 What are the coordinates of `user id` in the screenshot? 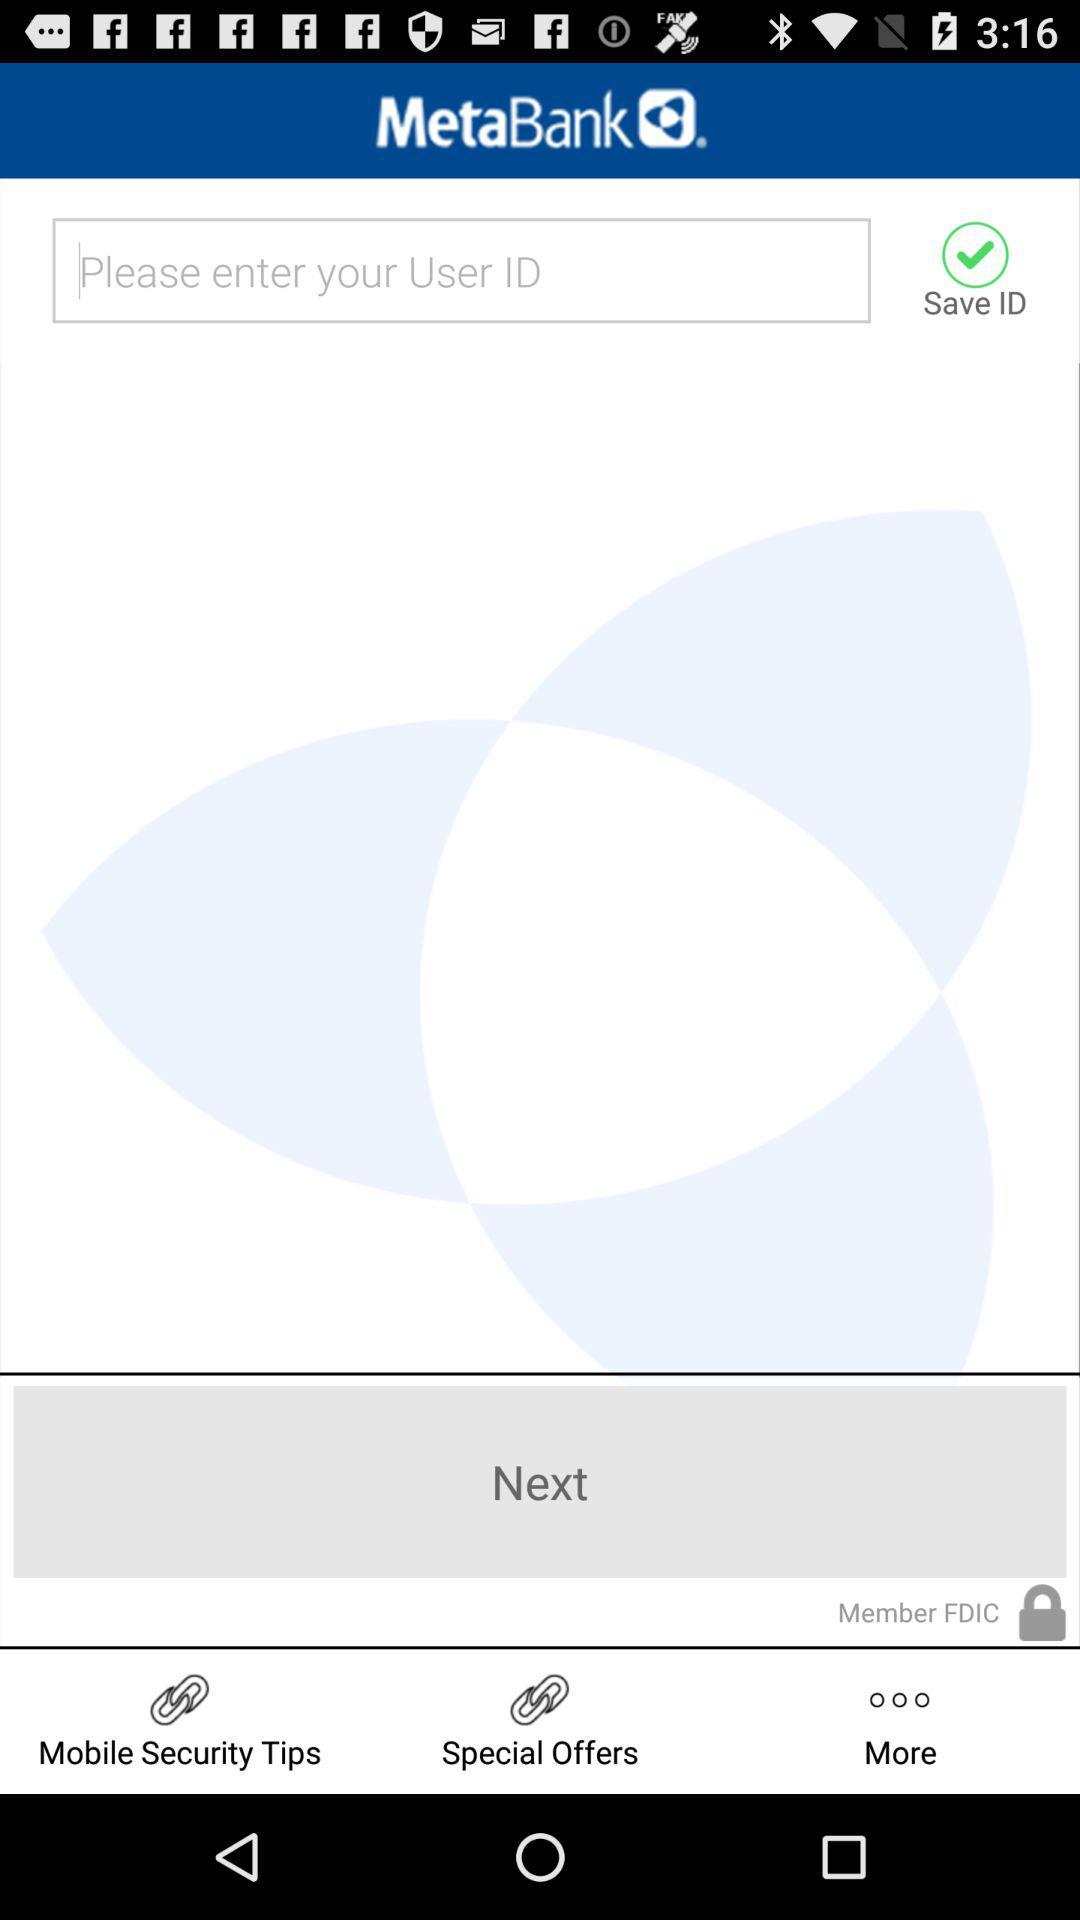 It's located at (461, 269).